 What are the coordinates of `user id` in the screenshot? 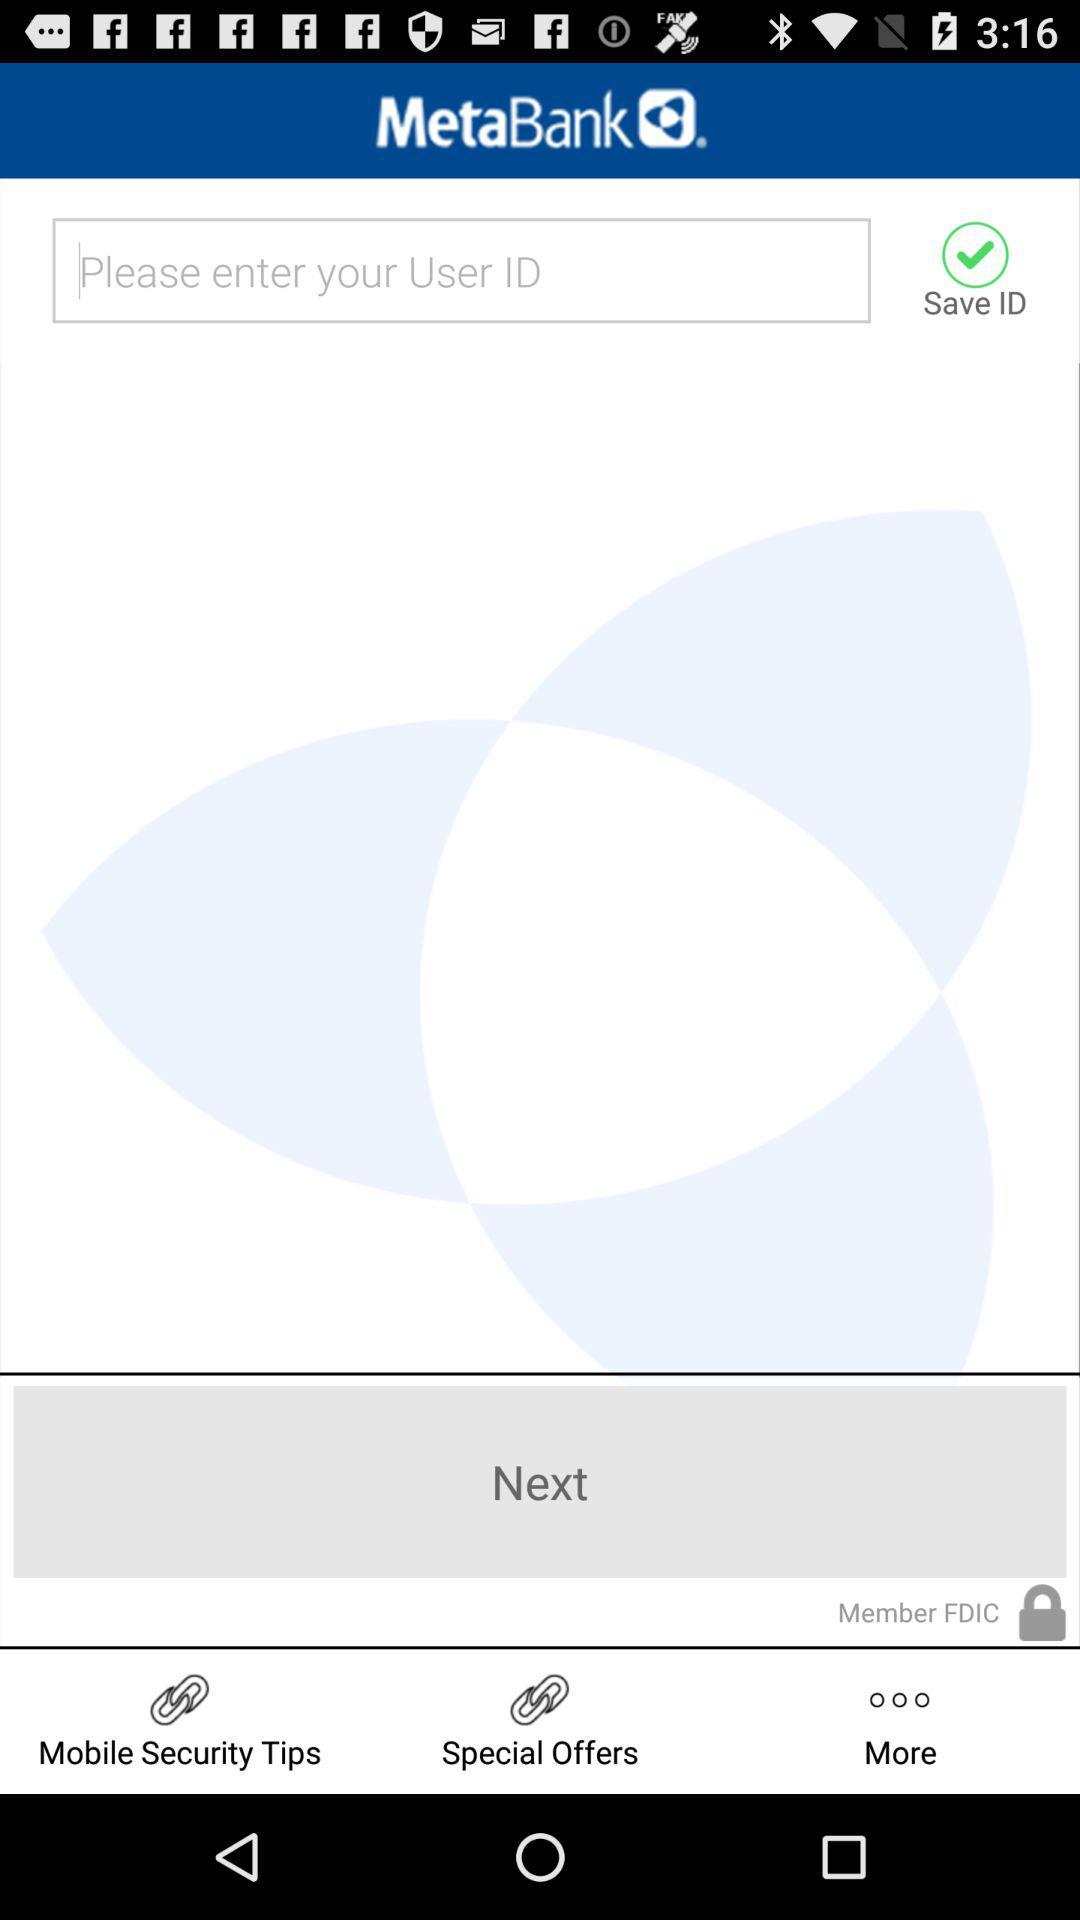 It's located at (461, 269).